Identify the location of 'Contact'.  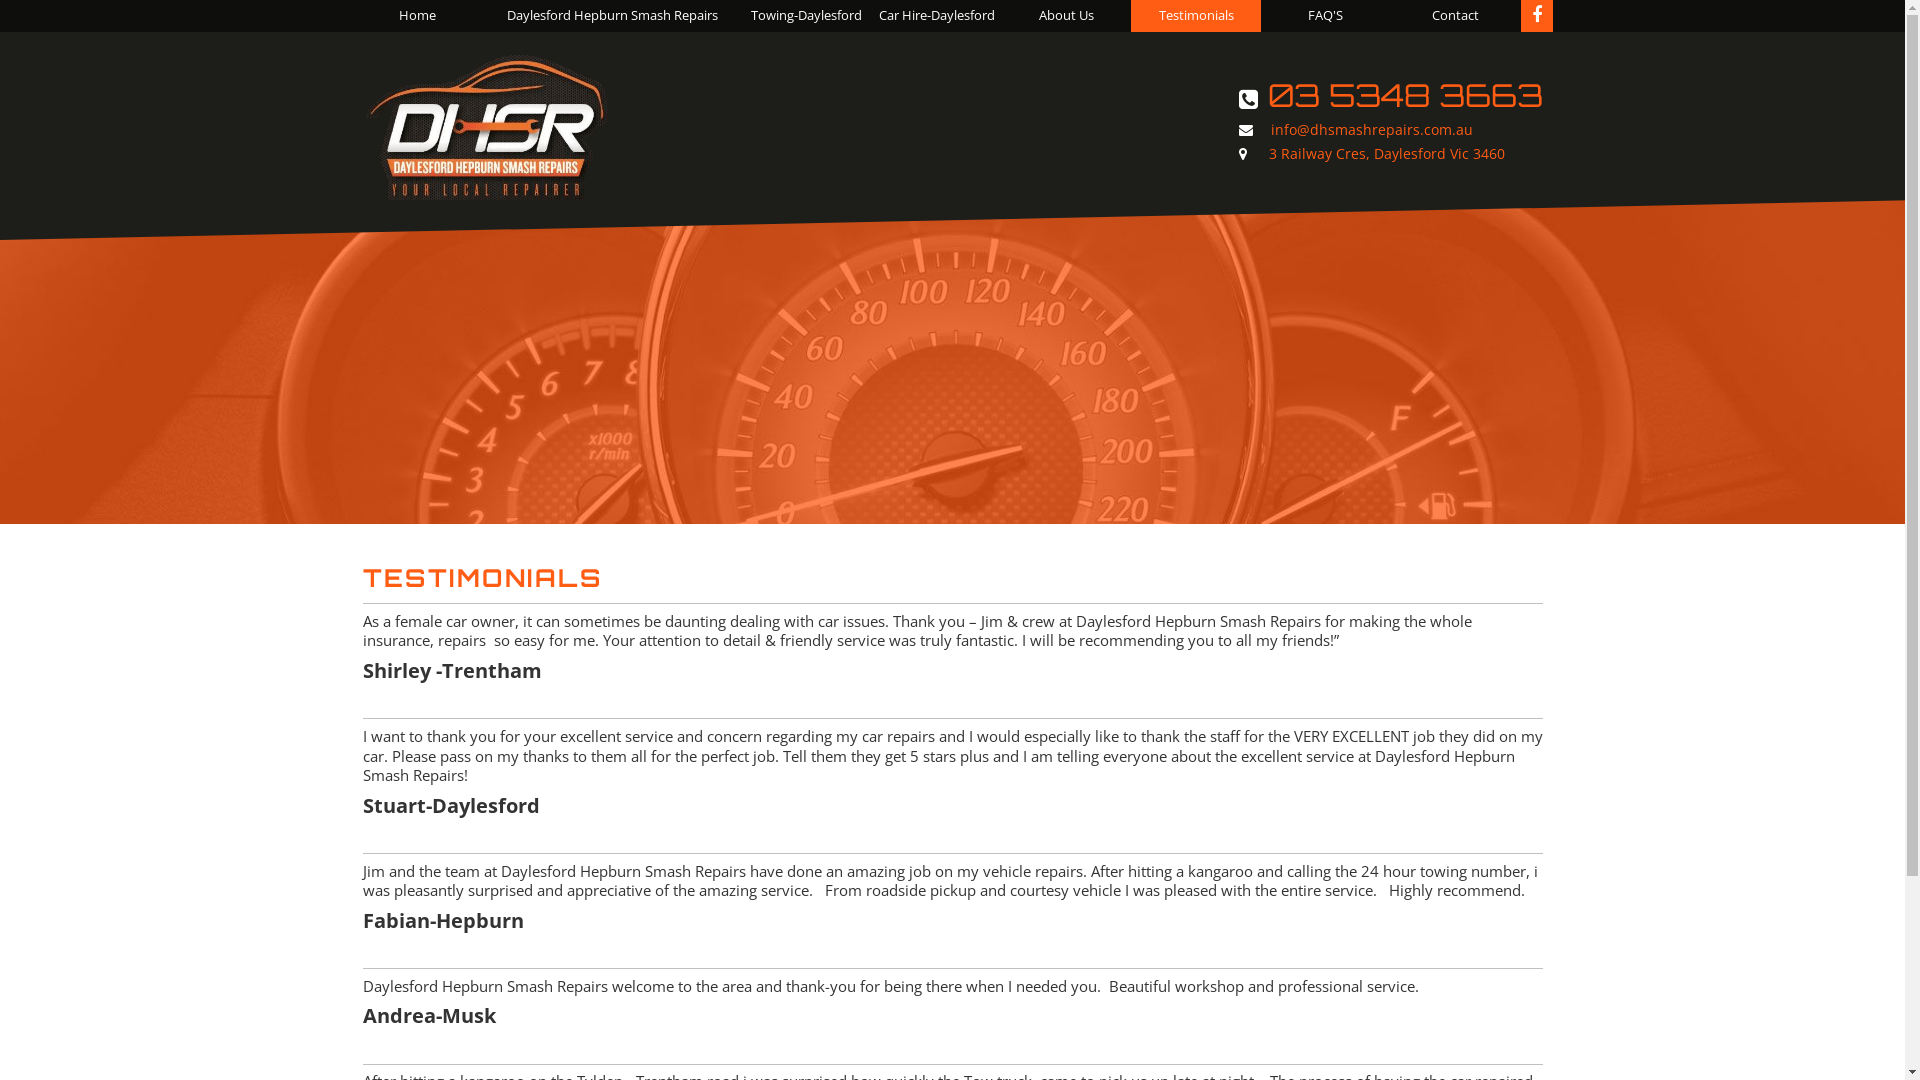
(1455, 15).